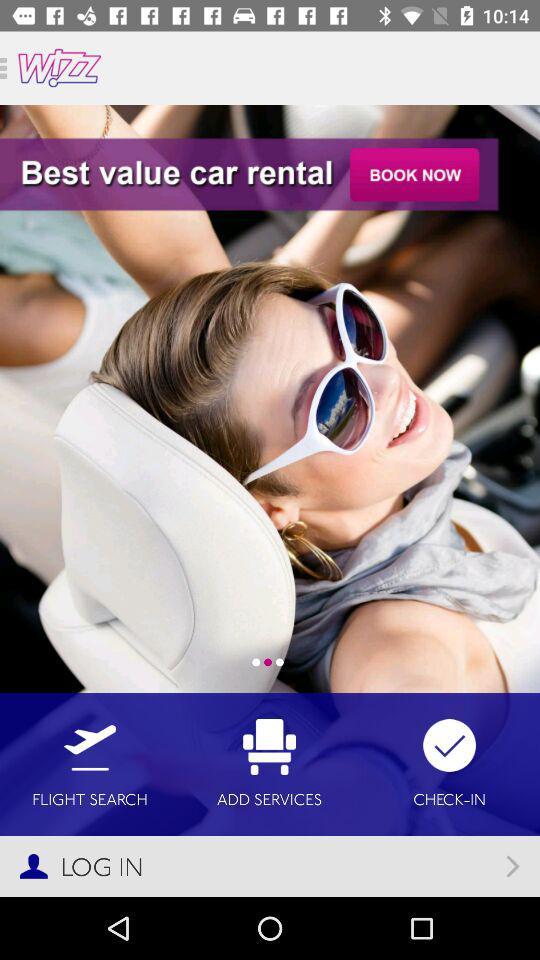  What do you see at coordinates (449, 763) in the screenshot?
I see `item next to the add services` at bounding box center [449, 763].